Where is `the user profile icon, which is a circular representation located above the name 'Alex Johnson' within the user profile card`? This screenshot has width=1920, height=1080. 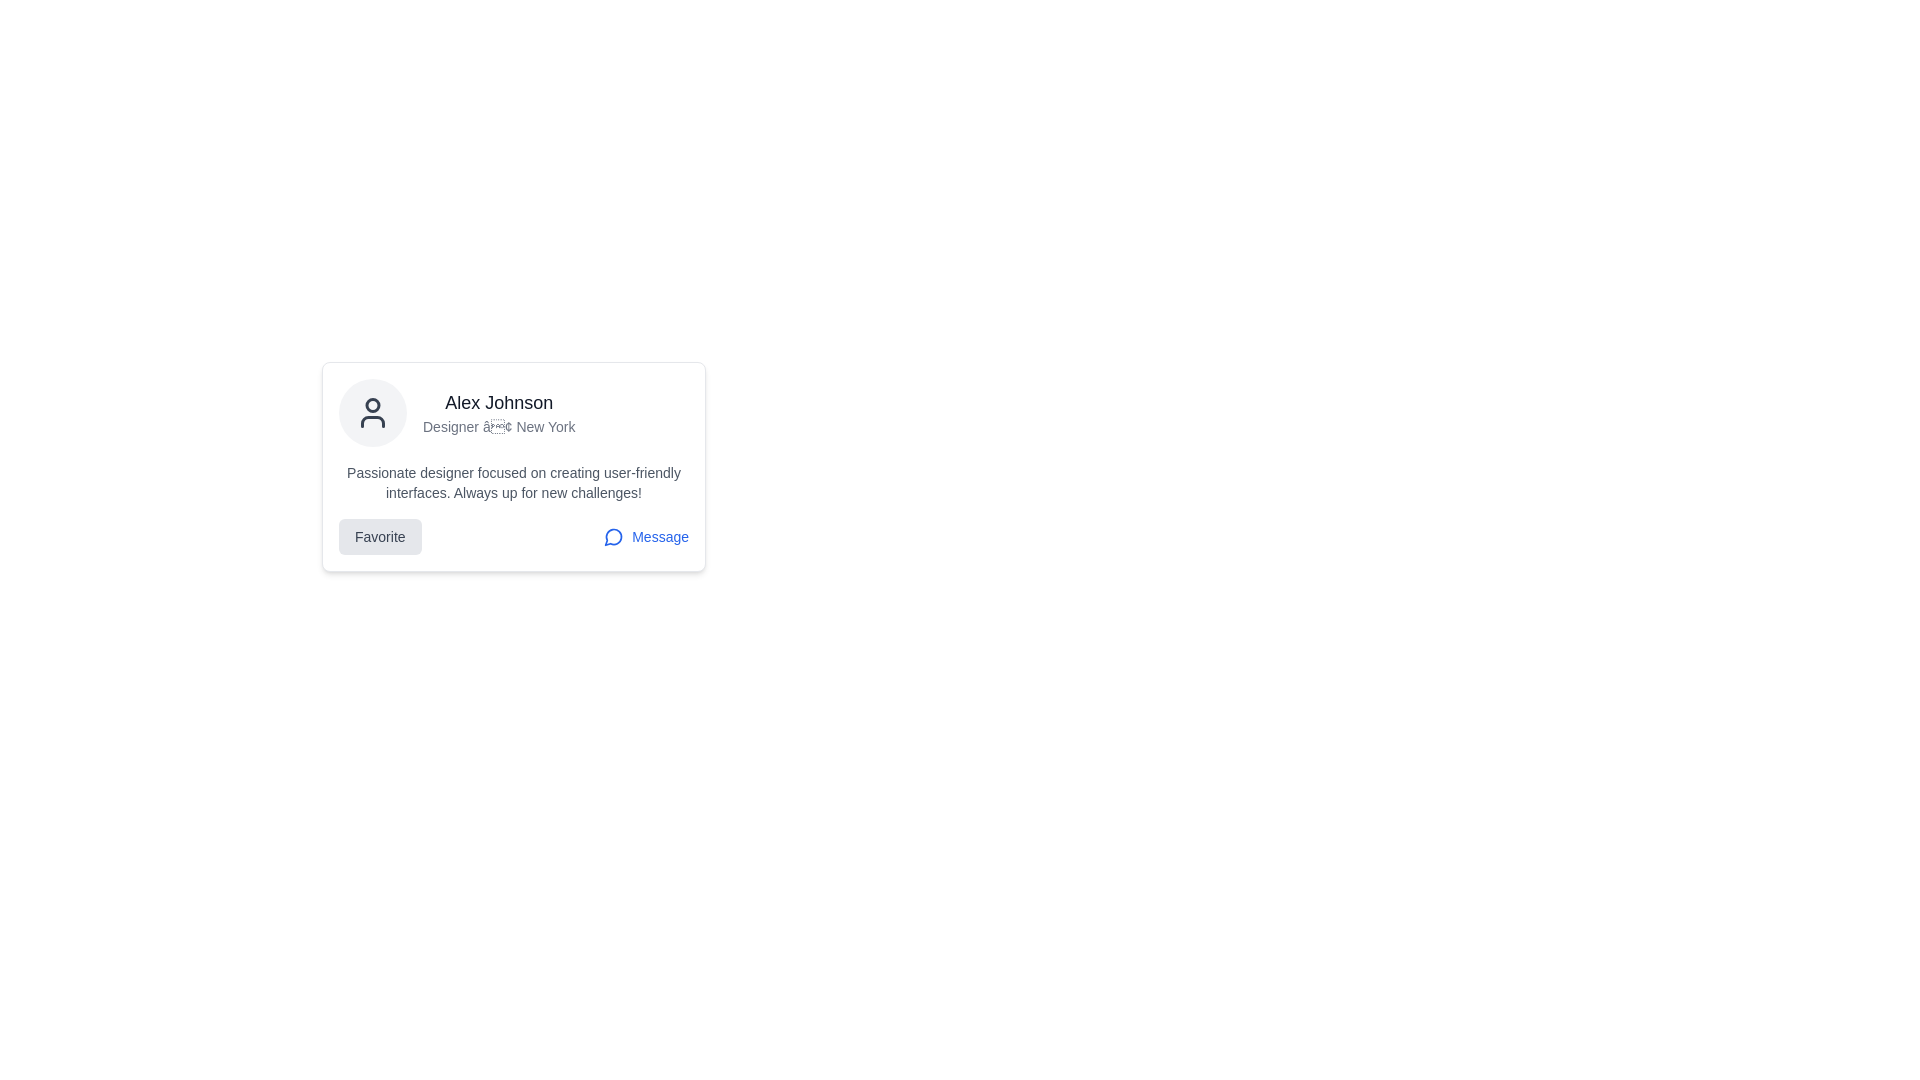 the user profile icon, which is a circular representation located above the name 'Alex Johnson' within the user profile card is located at coordinates (373, 411).